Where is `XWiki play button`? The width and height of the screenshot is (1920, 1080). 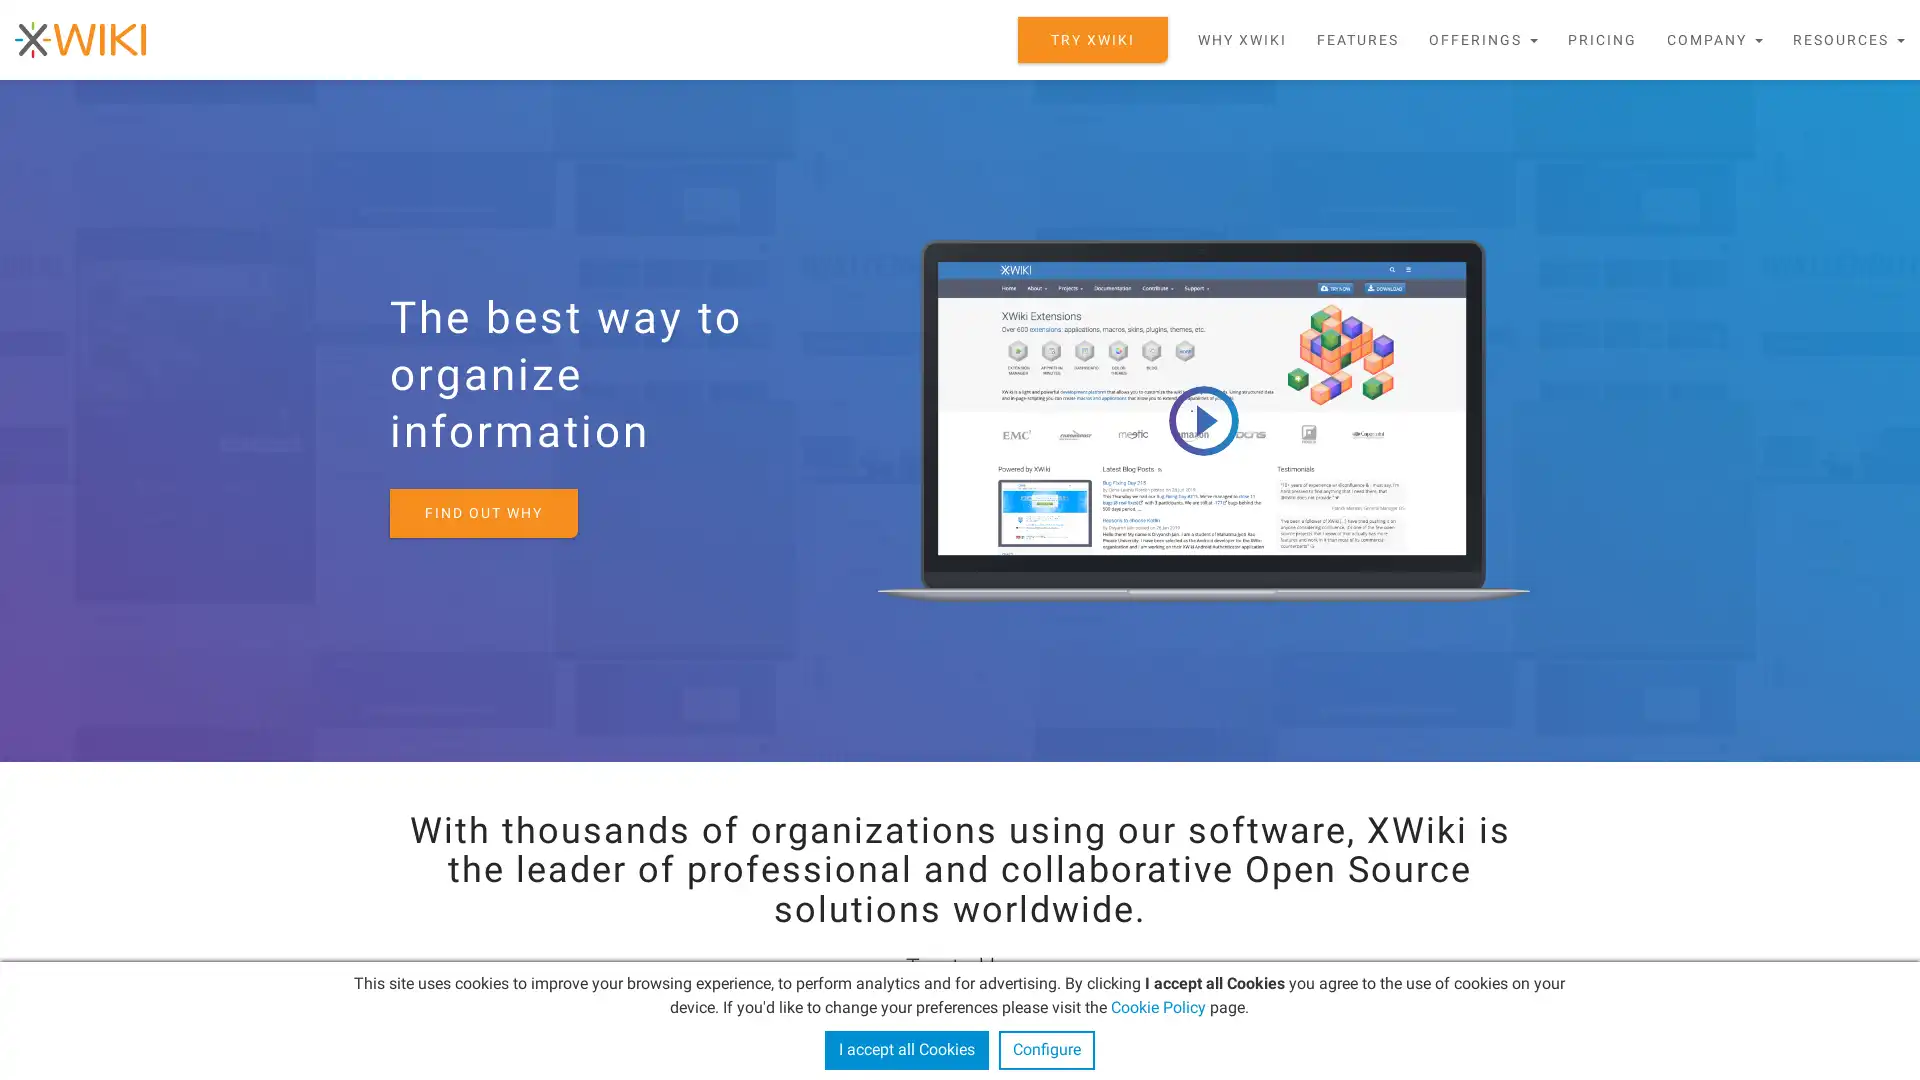 XWiki play button is located at coordinates (1202, 419).